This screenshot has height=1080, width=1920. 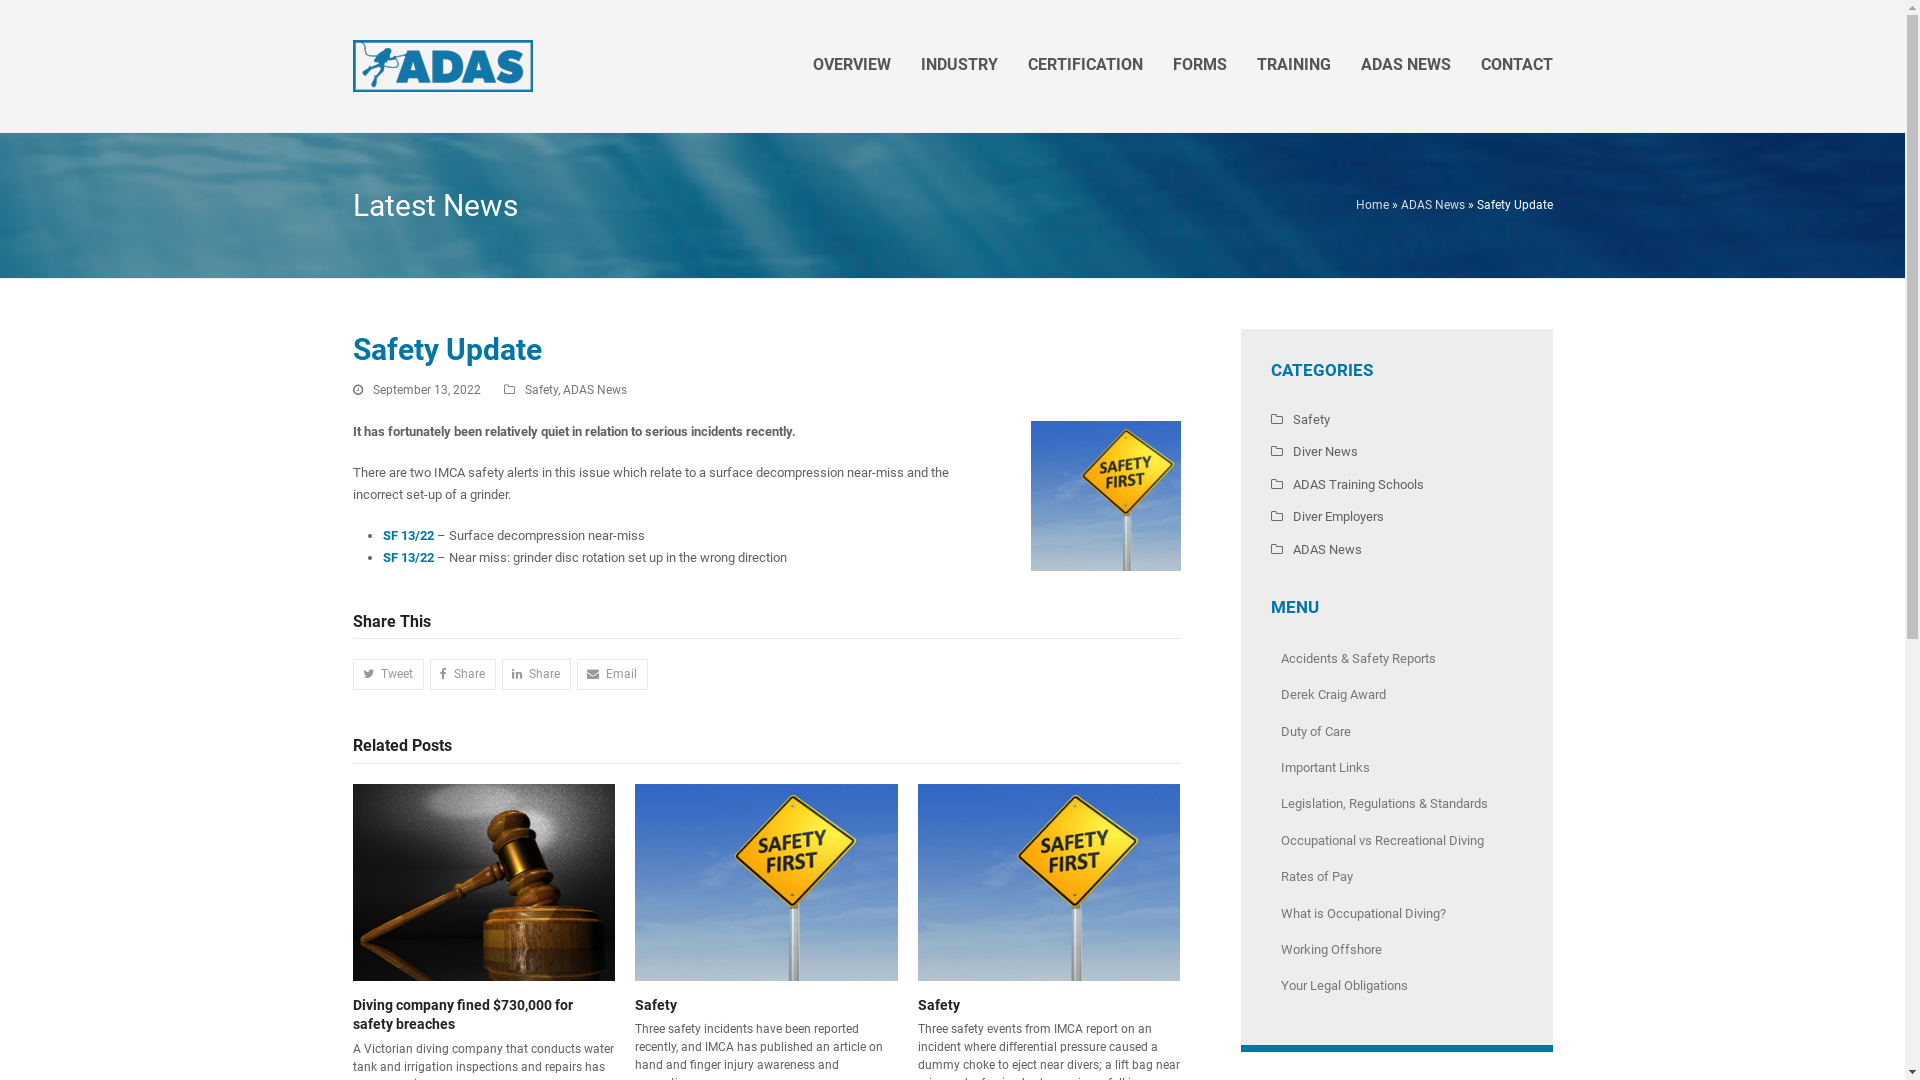 What do you see at coordinates (483, 880) in the screenshot?
I see `'Diving company fined $730,000 for safety breaches'` at bounding box center [483, 880].